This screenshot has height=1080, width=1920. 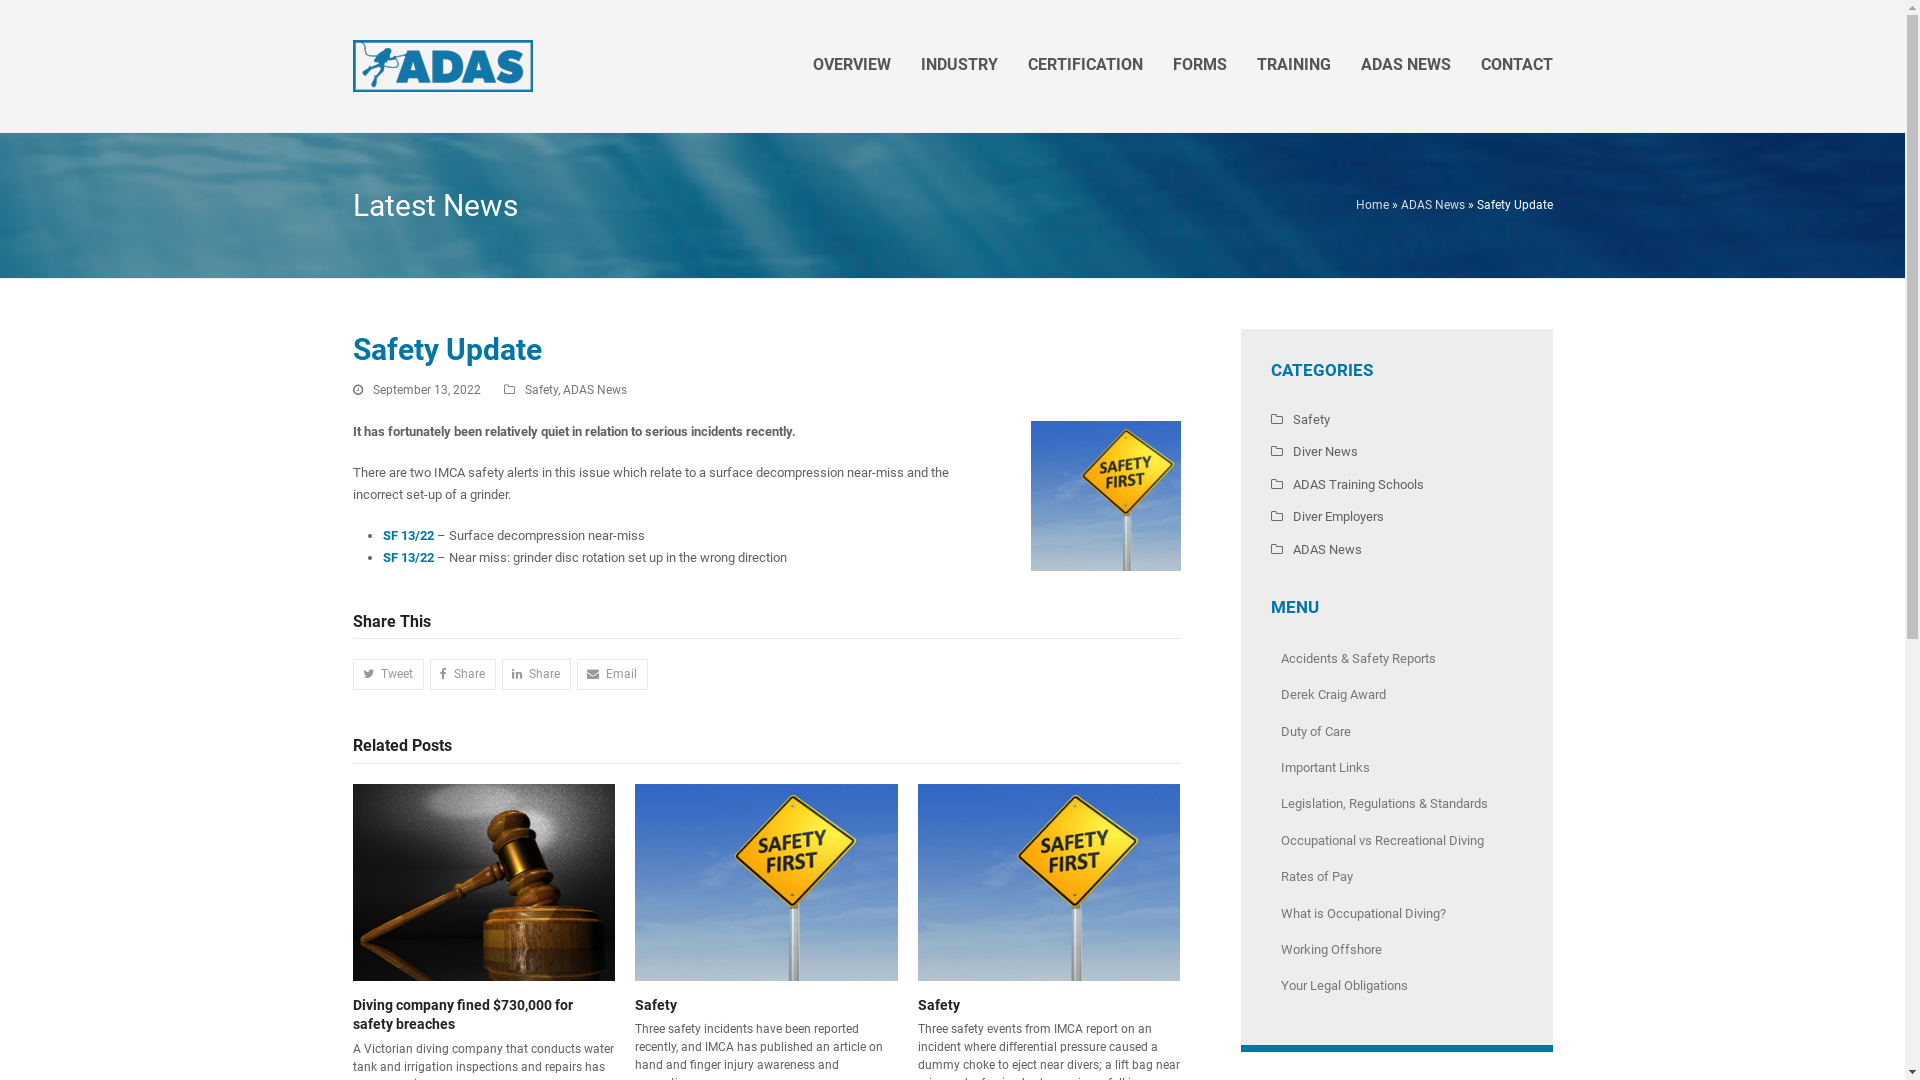 What do you see at coordinates (483, 880) in the screenshot?
I see `'Diving company fined $730,000 for safety breaches'` at bounding box center [483, 880].